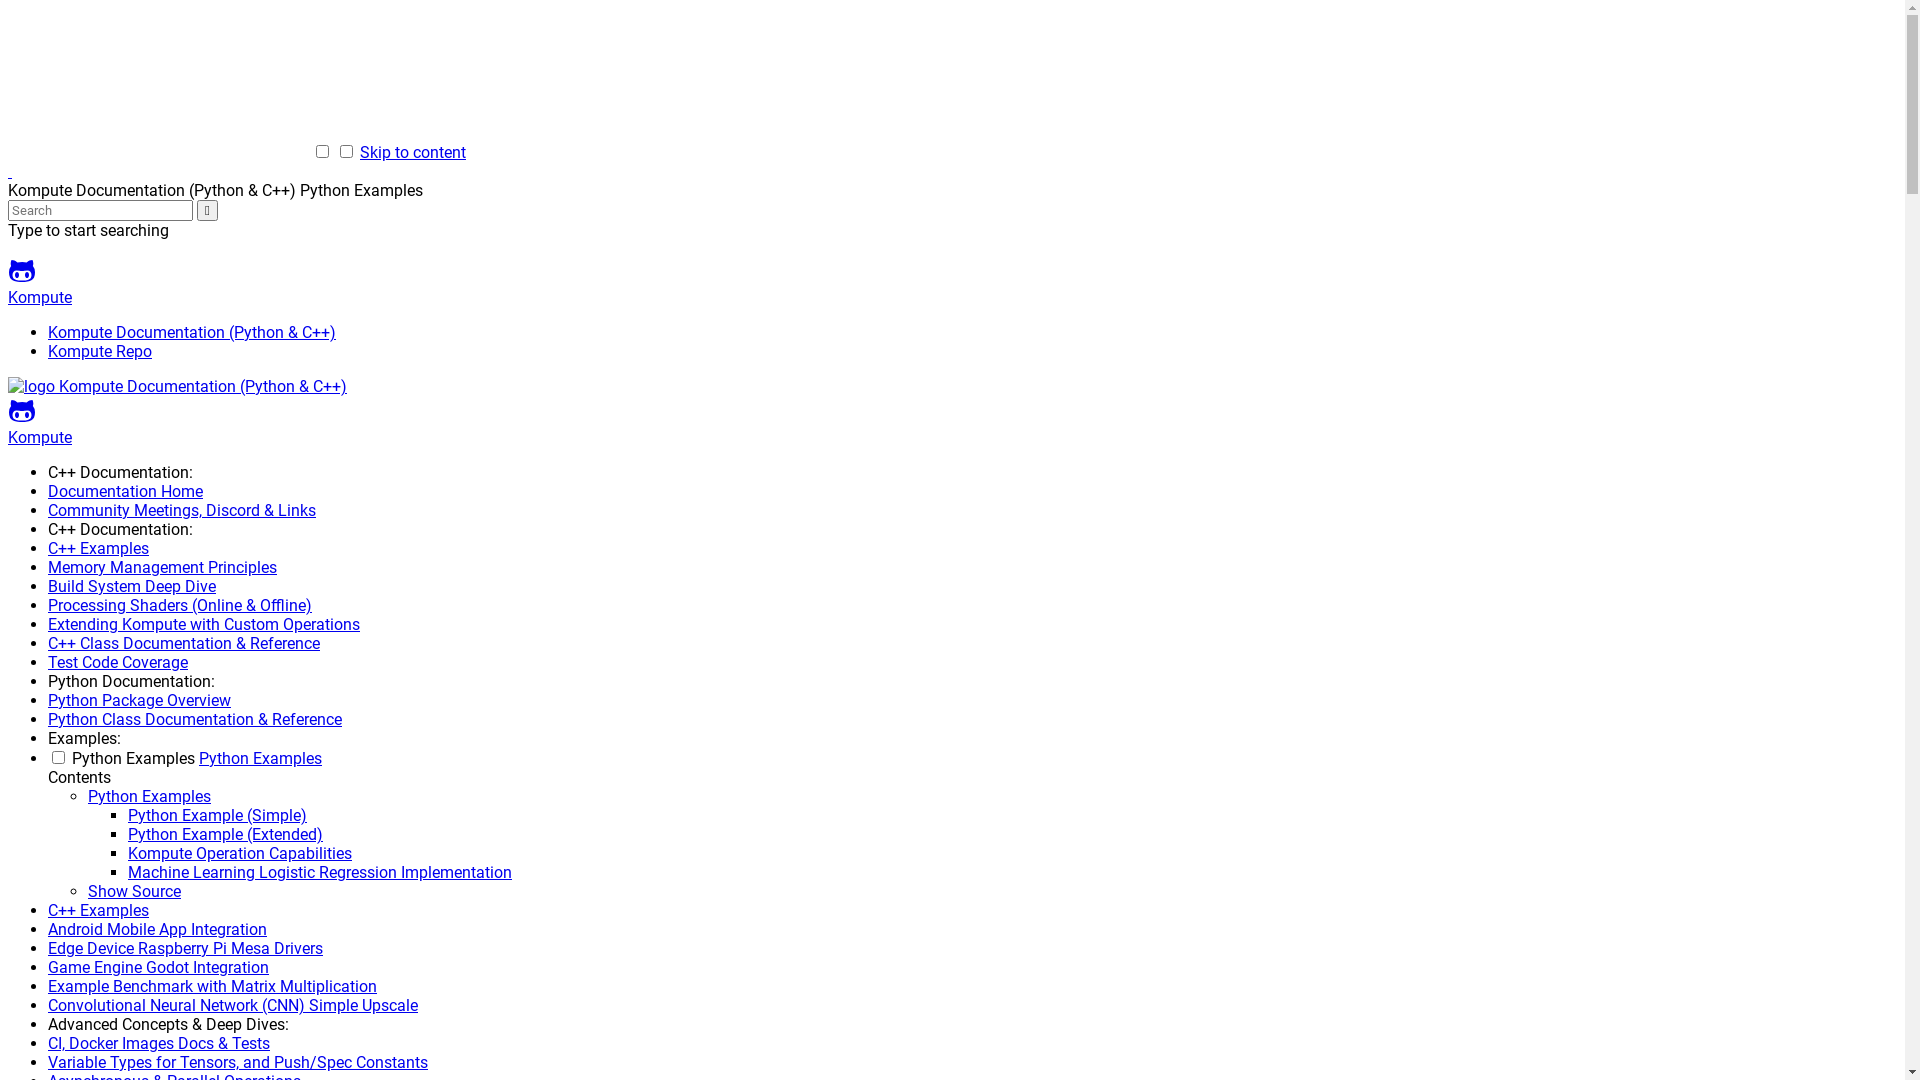 This screenshot has height=1080, width=1920. I want to click on 'Skip to content', so click(360, 151).